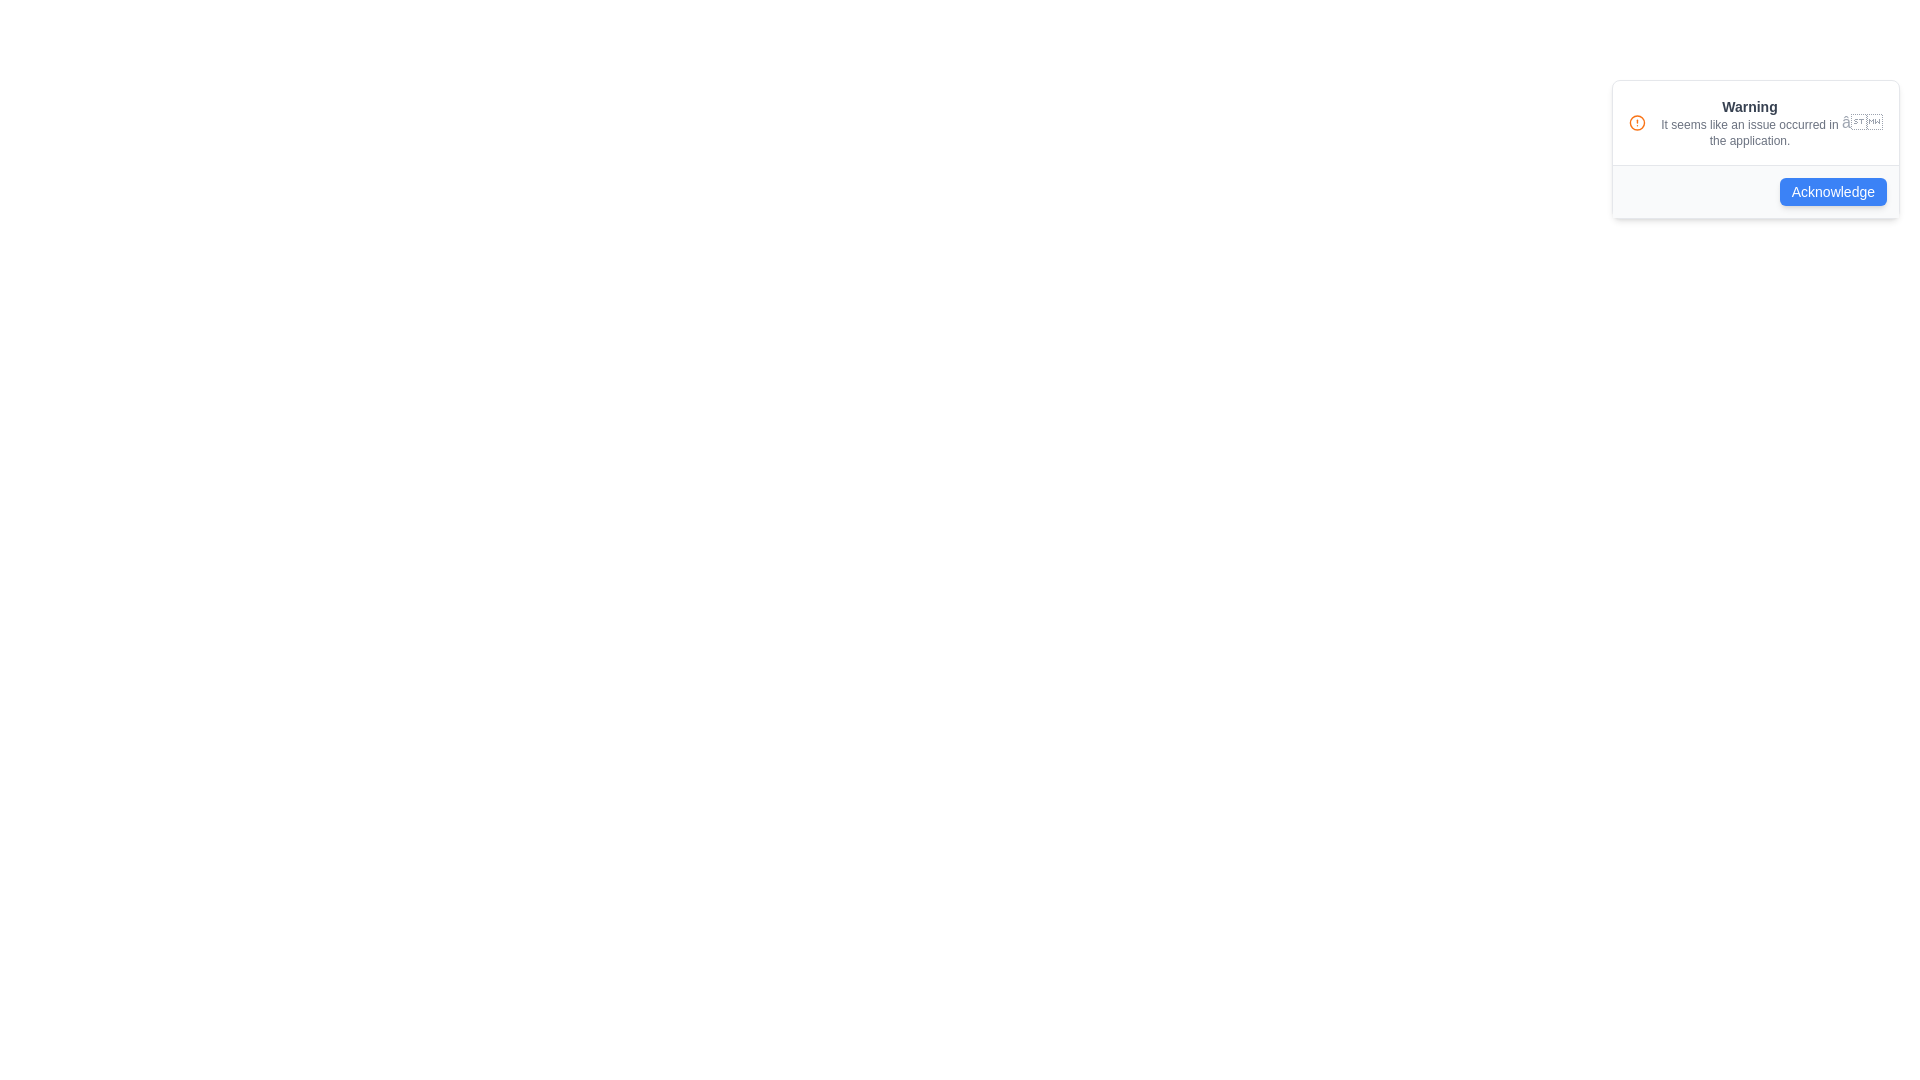  What do you see at coordinates (1637, 123) in the screenshot?
I see `the SVG Circle element that is part of the alert or warning icon located at the top-right corner of the interface within a notification card` at bounding box center [1637, 123].